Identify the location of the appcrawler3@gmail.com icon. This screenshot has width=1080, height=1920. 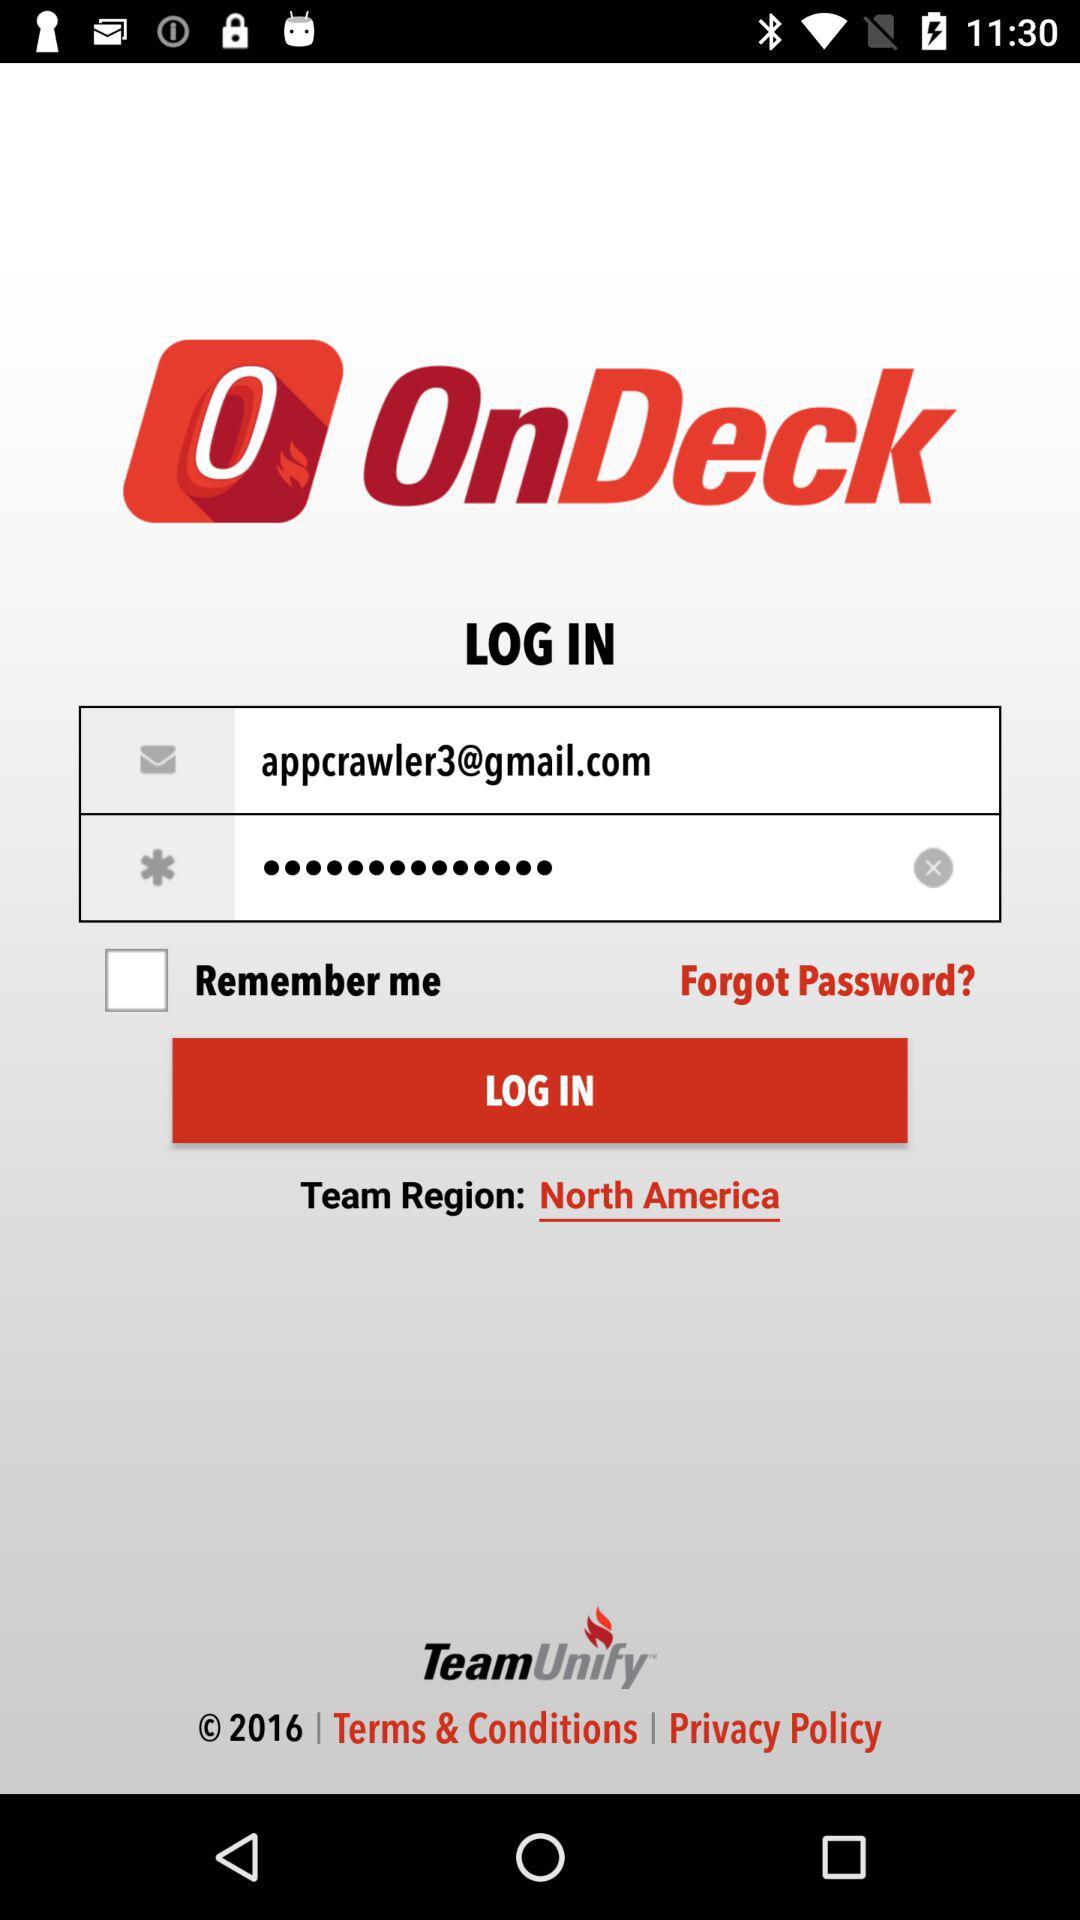
(540, 759).